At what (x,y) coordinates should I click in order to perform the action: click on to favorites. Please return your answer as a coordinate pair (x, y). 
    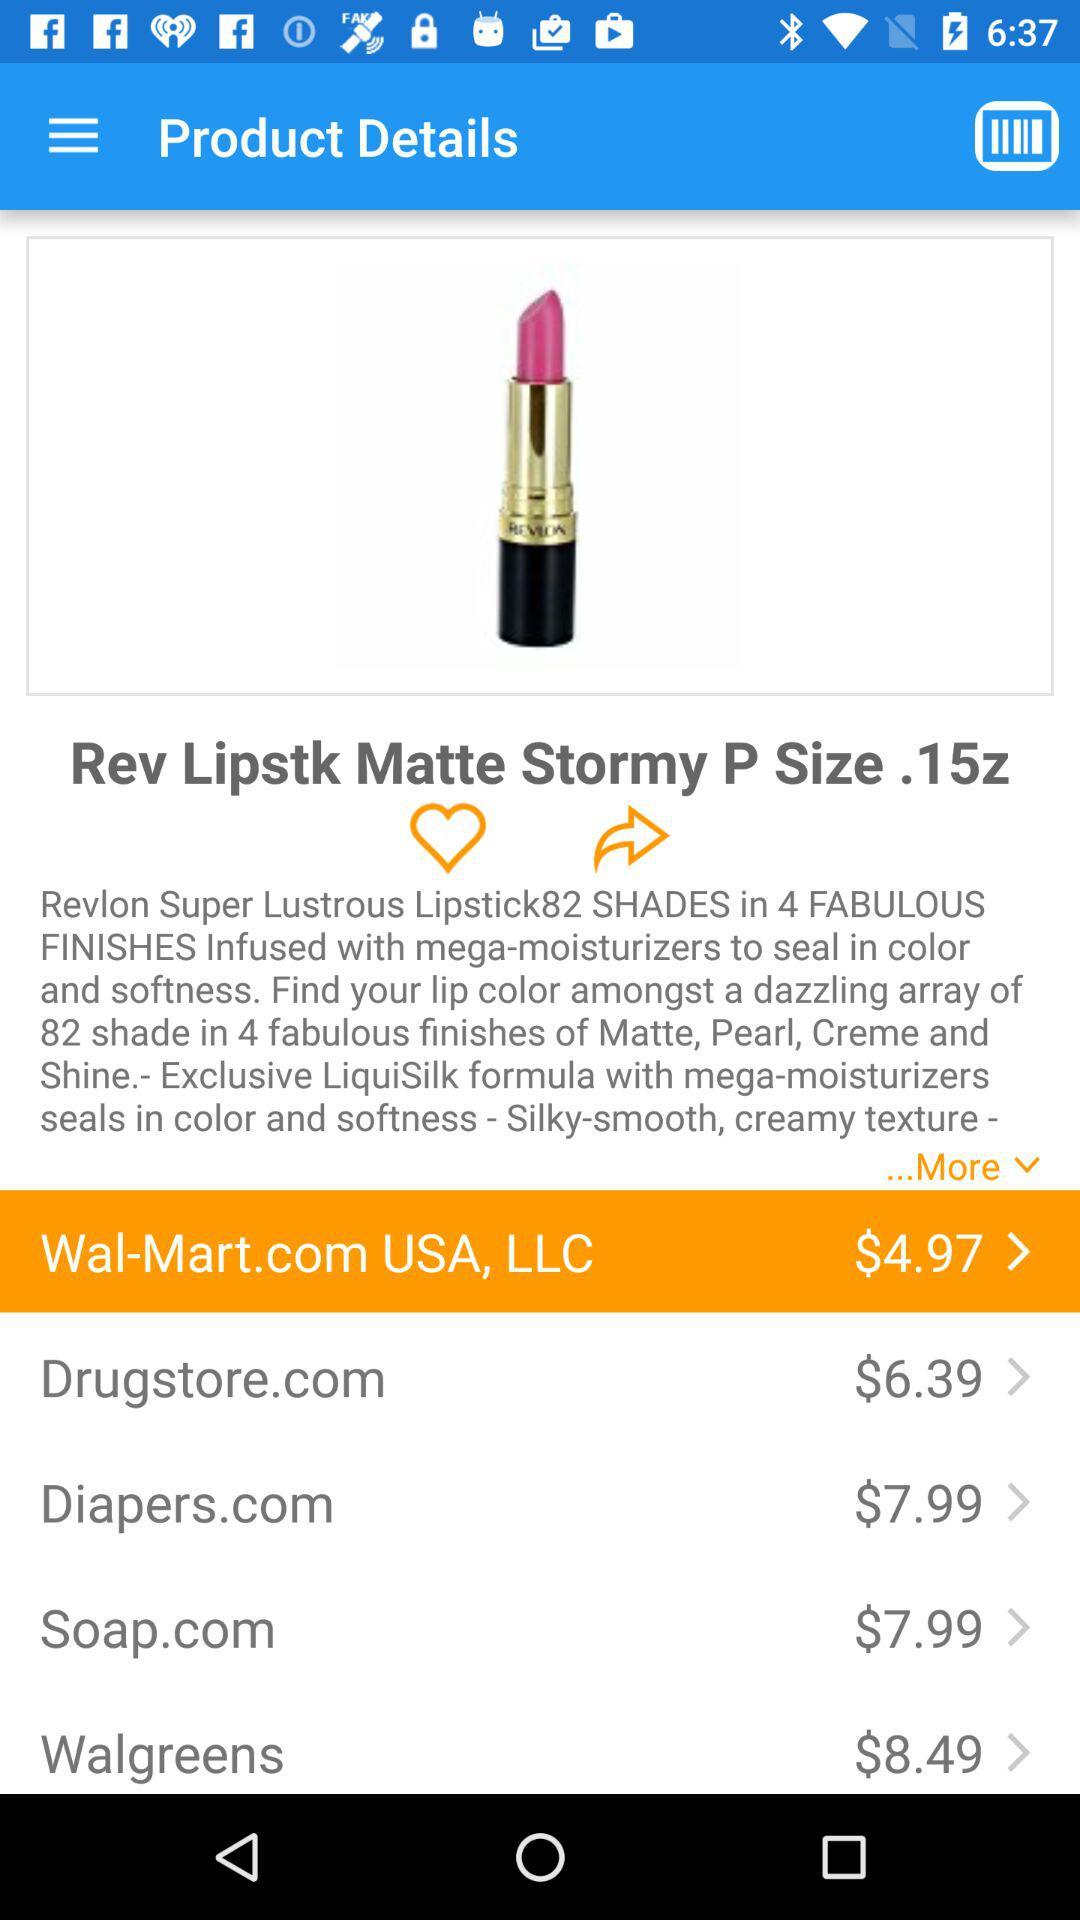
    Looking at the image, I should click on (447, 838).